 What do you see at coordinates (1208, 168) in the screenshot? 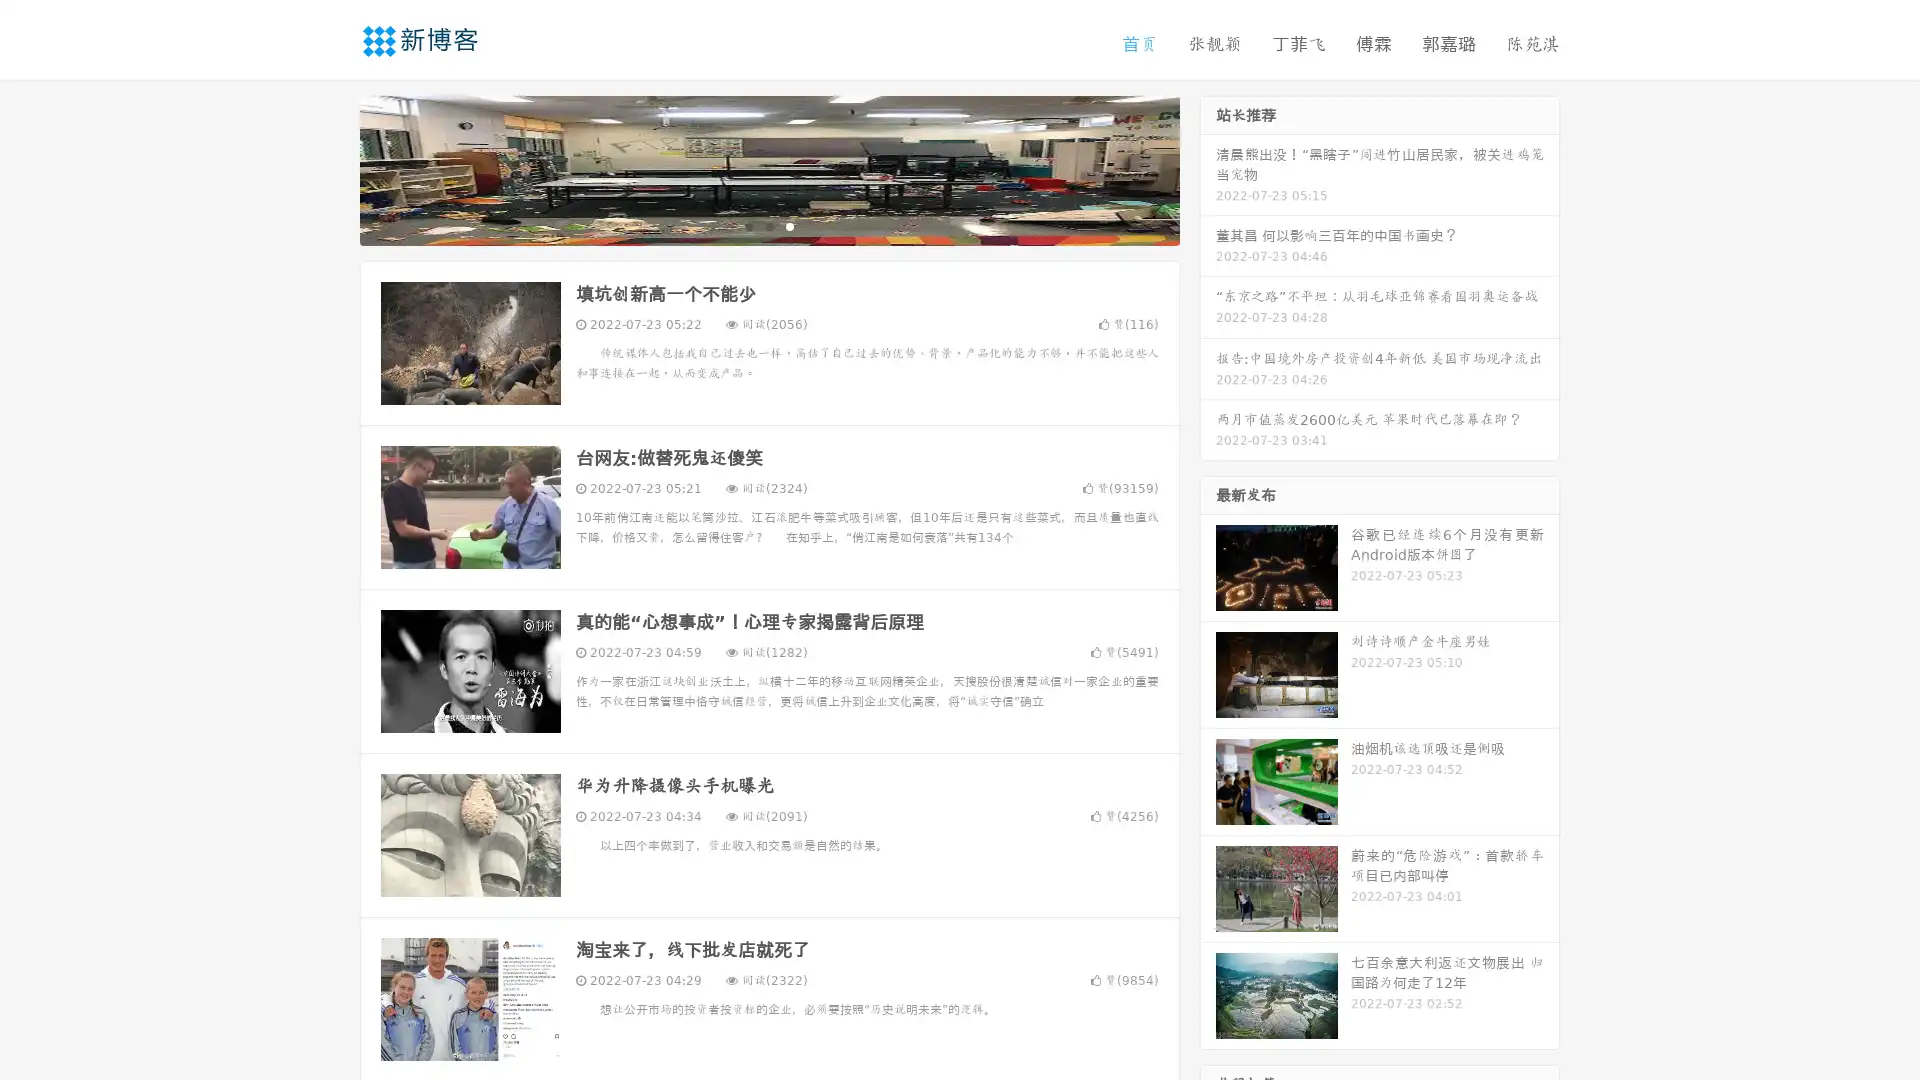
I see `Next slide` at bounding box center [1208, 168].